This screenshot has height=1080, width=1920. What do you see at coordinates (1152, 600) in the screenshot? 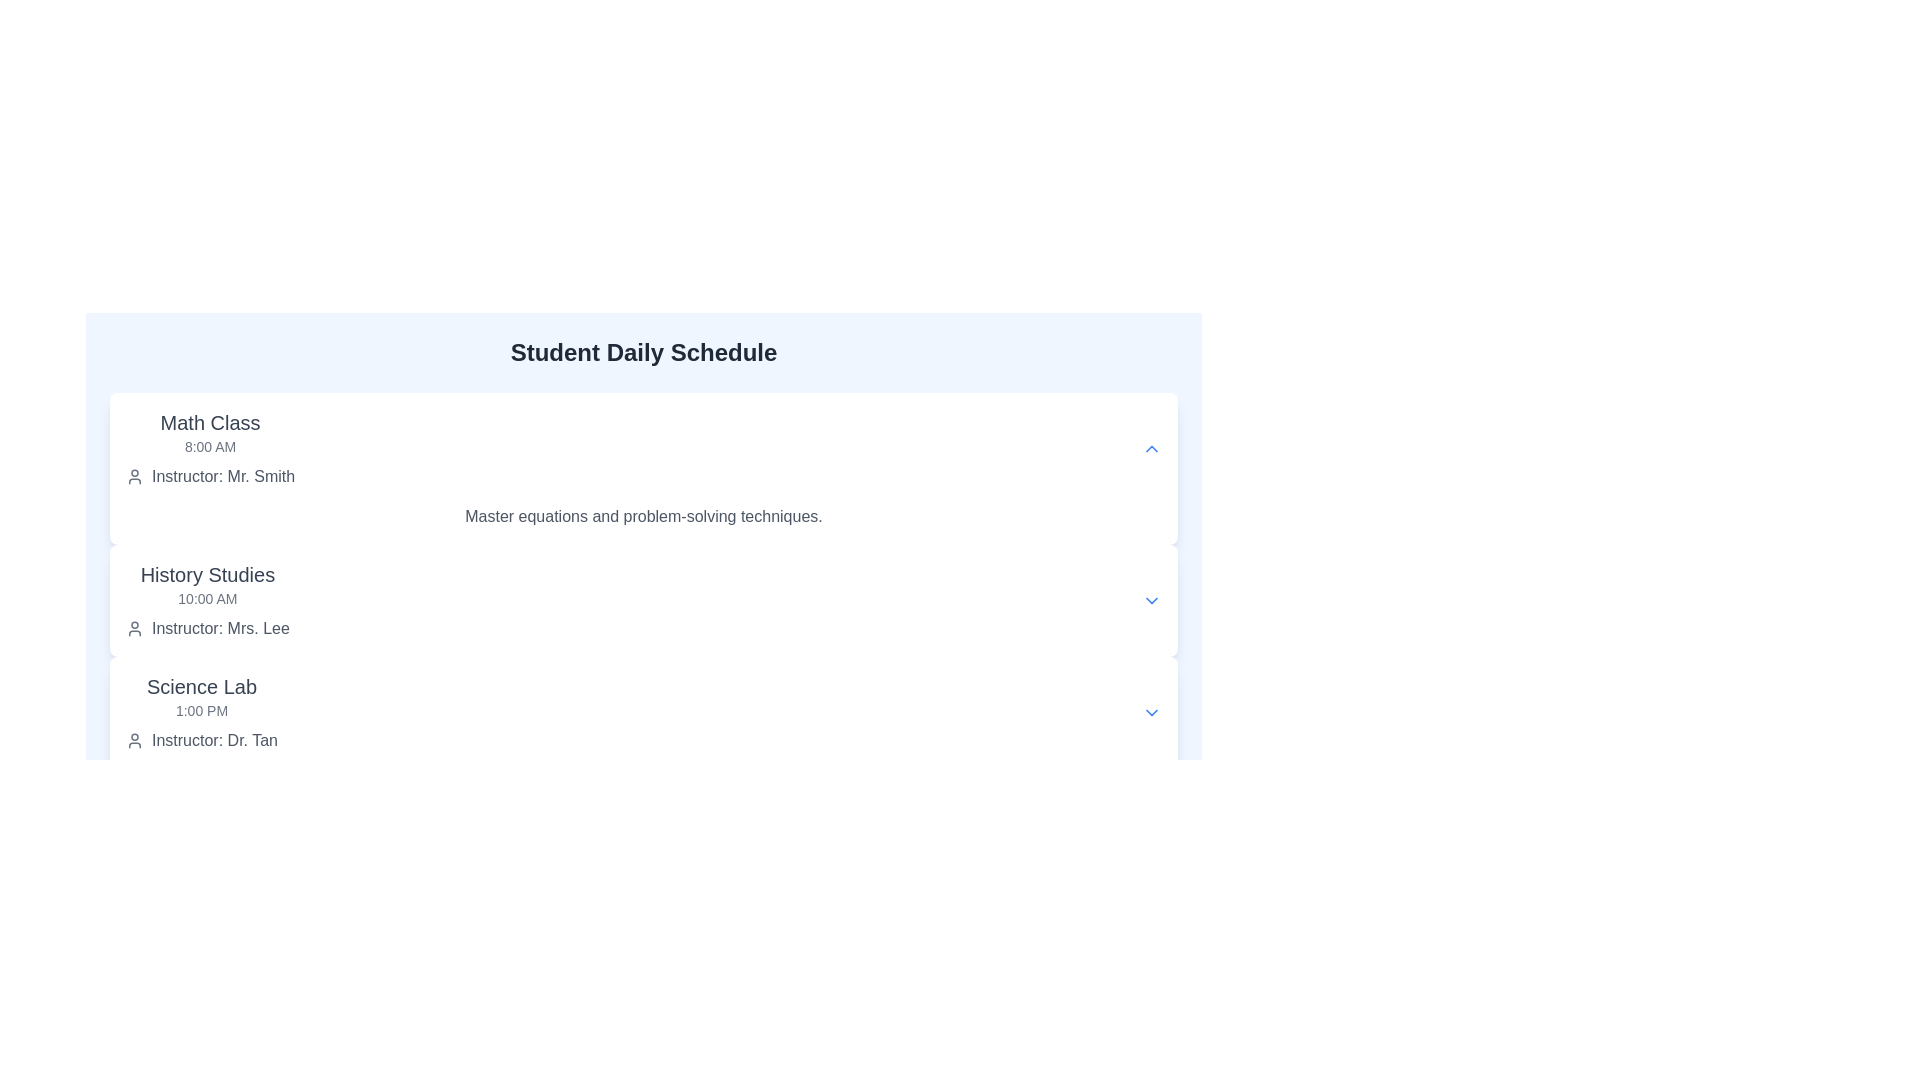
I see `the interactive dropdown toggle icon` at bounding box center [1152, 600].